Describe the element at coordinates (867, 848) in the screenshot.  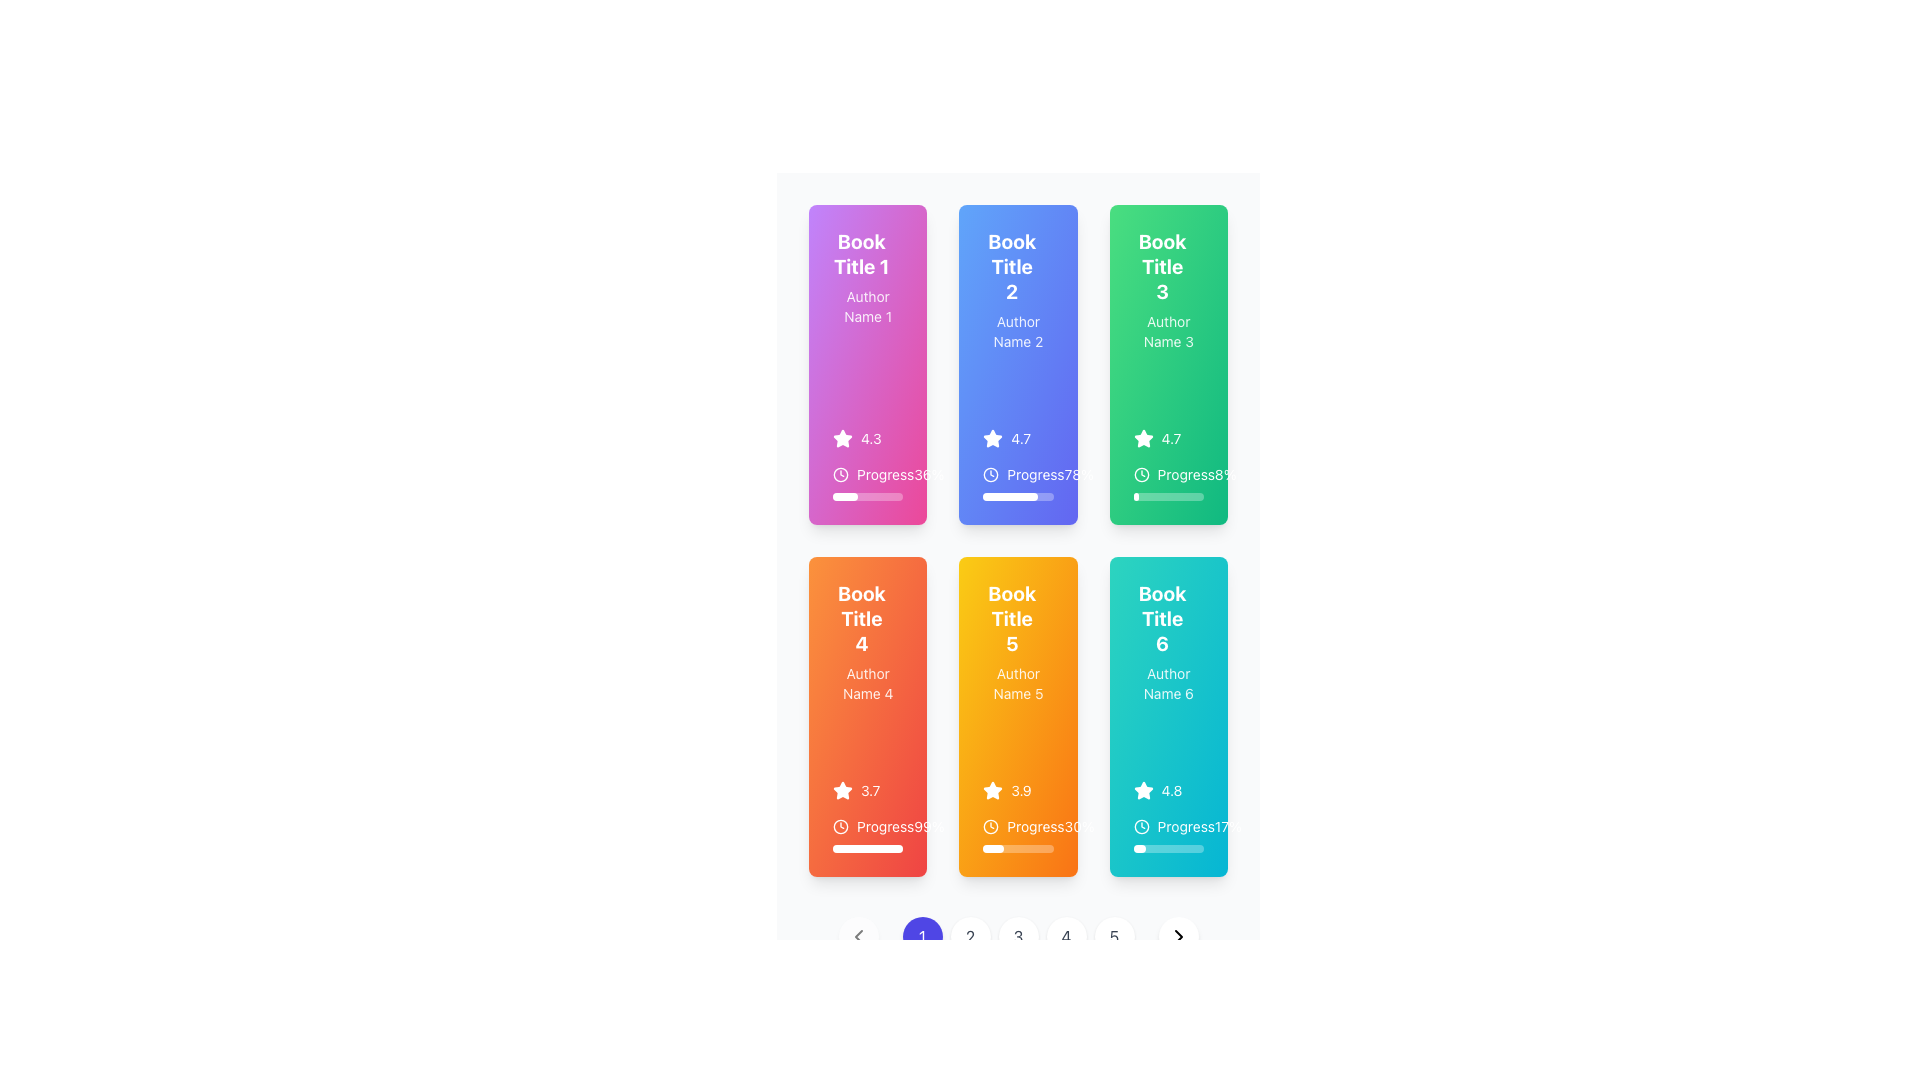
I see `the progress bar located at the bottom of the card for 'Book Title 4', which visually indicates the progress percentage and aligns with the 'Progress: 99%' text label` at that location.